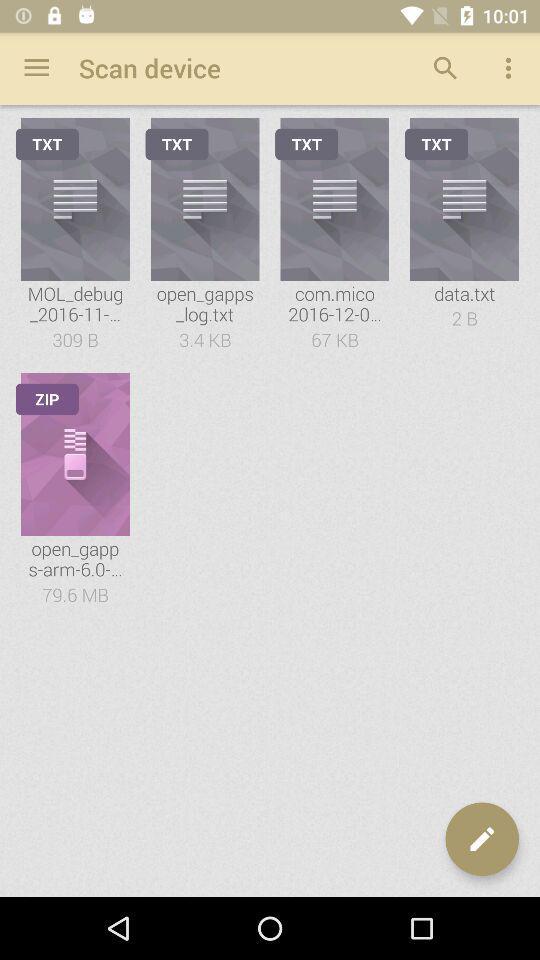 Image resolution: width=540 pixels, height=960 pixels. What do you see at coordinates (36, 68) in the screenshot?
I see `the icon next to scan device item` at bounding box center [36, 68].